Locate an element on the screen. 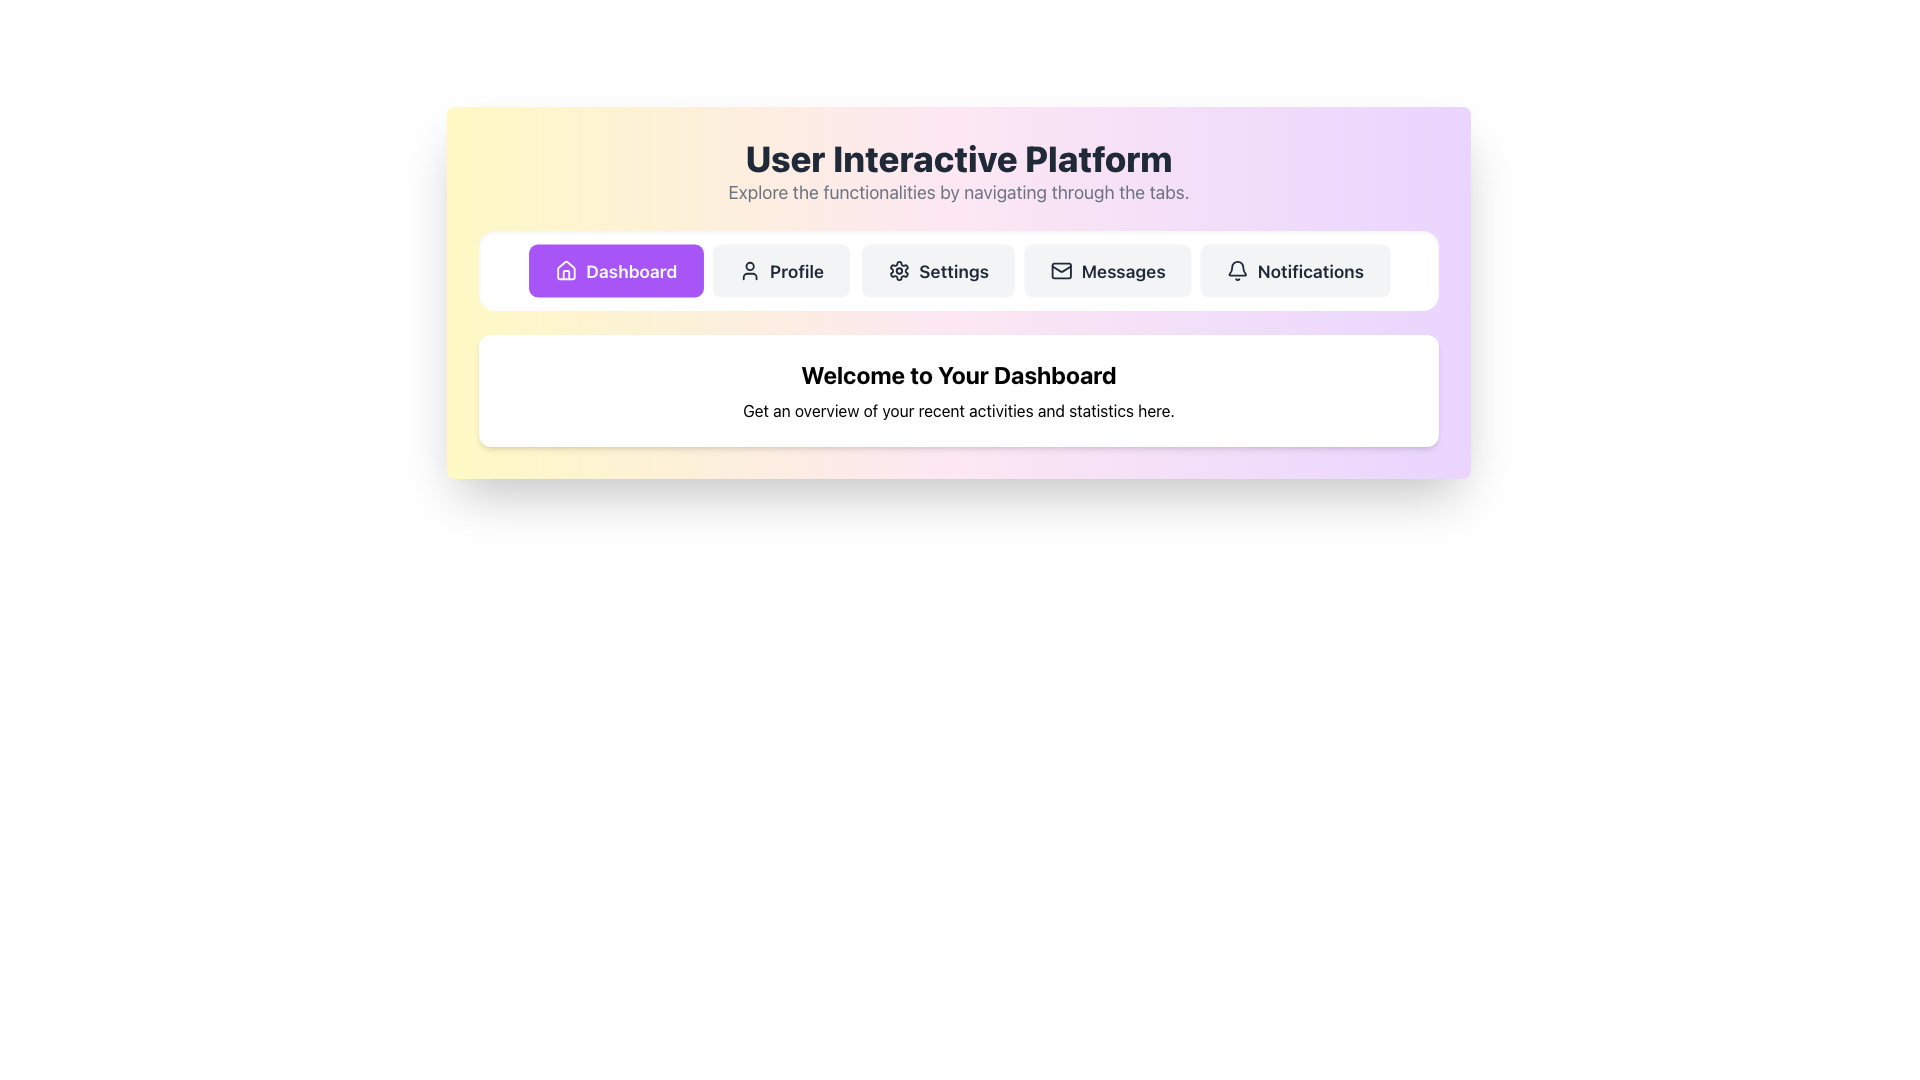  the 'Profile' text label located within the second button of the horizontal navigation bar, which is styled with a dark gray sans-serif font on a light background is located at coordinates (796, 270).